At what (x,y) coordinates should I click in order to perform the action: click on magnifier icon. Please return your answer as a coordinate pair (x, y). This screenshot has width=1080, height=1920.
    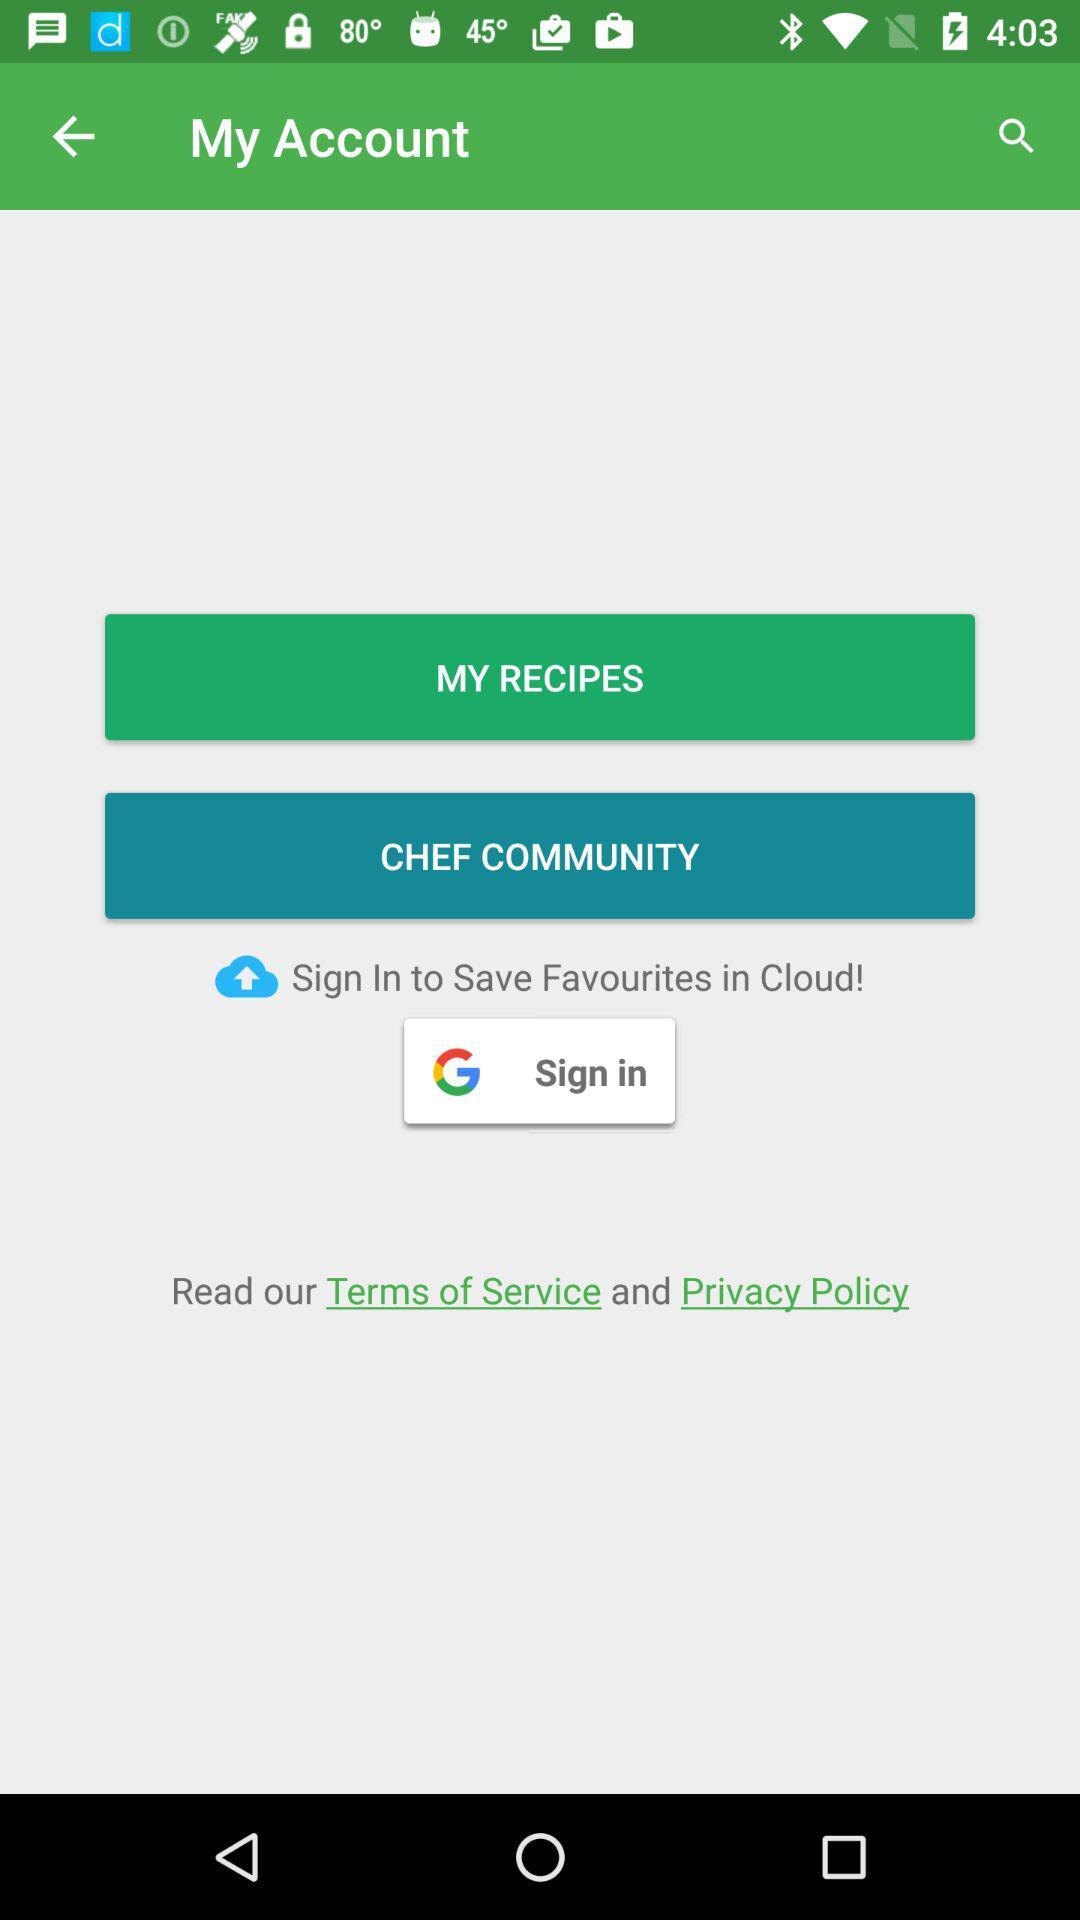
    Looking at the image, I should click on (1017, 136).